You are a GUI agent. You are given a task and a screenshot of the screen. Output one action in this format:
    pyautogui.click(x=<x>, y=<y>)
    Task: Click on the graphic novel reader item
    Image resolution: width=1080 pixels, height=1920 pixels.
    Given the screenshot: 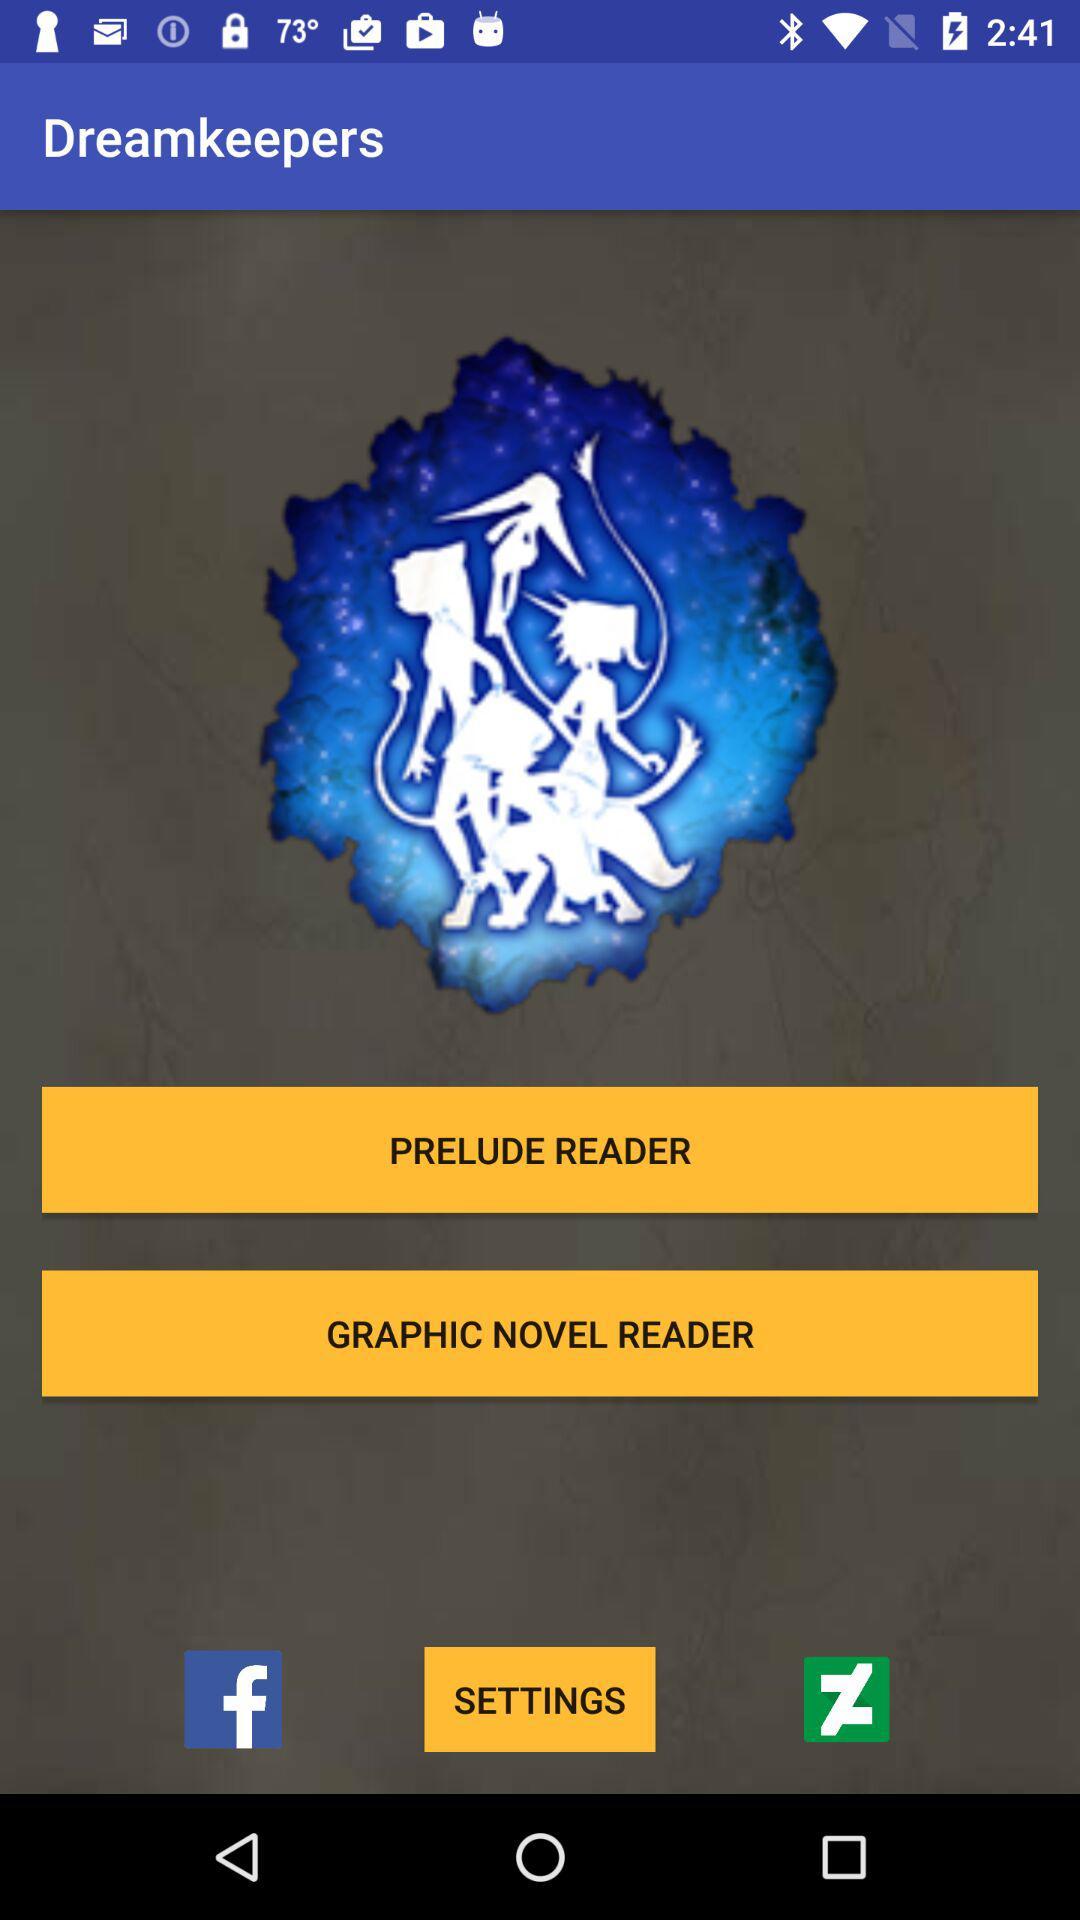 What is the action you would take?
    pyautogui.click(x=540, y=1333)
    